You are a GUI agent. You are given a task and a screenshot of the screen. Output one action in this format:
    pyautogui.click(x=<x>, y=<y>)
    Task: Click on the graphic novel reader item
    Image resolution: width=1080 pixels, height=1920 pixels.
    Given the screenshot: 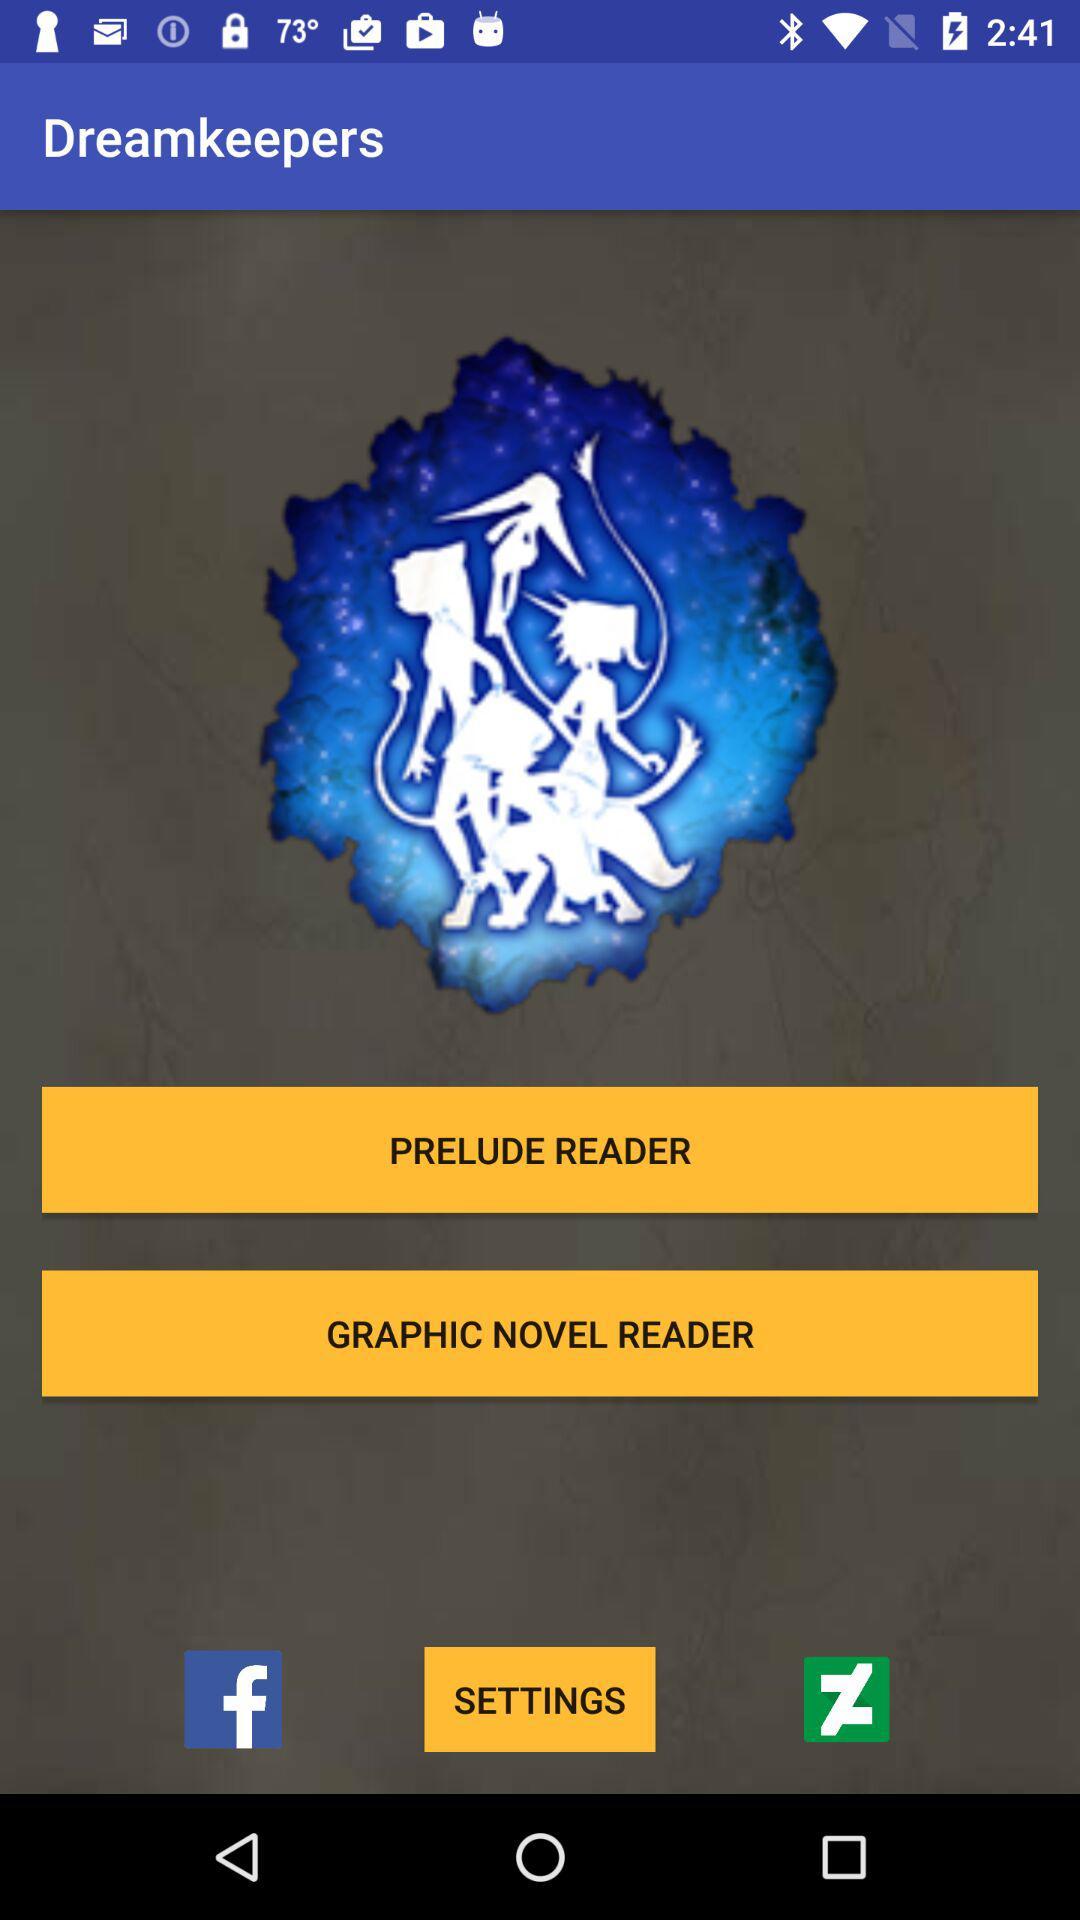 What is the action you would take?
    pyautogui.click(x=540, y=1333)
    